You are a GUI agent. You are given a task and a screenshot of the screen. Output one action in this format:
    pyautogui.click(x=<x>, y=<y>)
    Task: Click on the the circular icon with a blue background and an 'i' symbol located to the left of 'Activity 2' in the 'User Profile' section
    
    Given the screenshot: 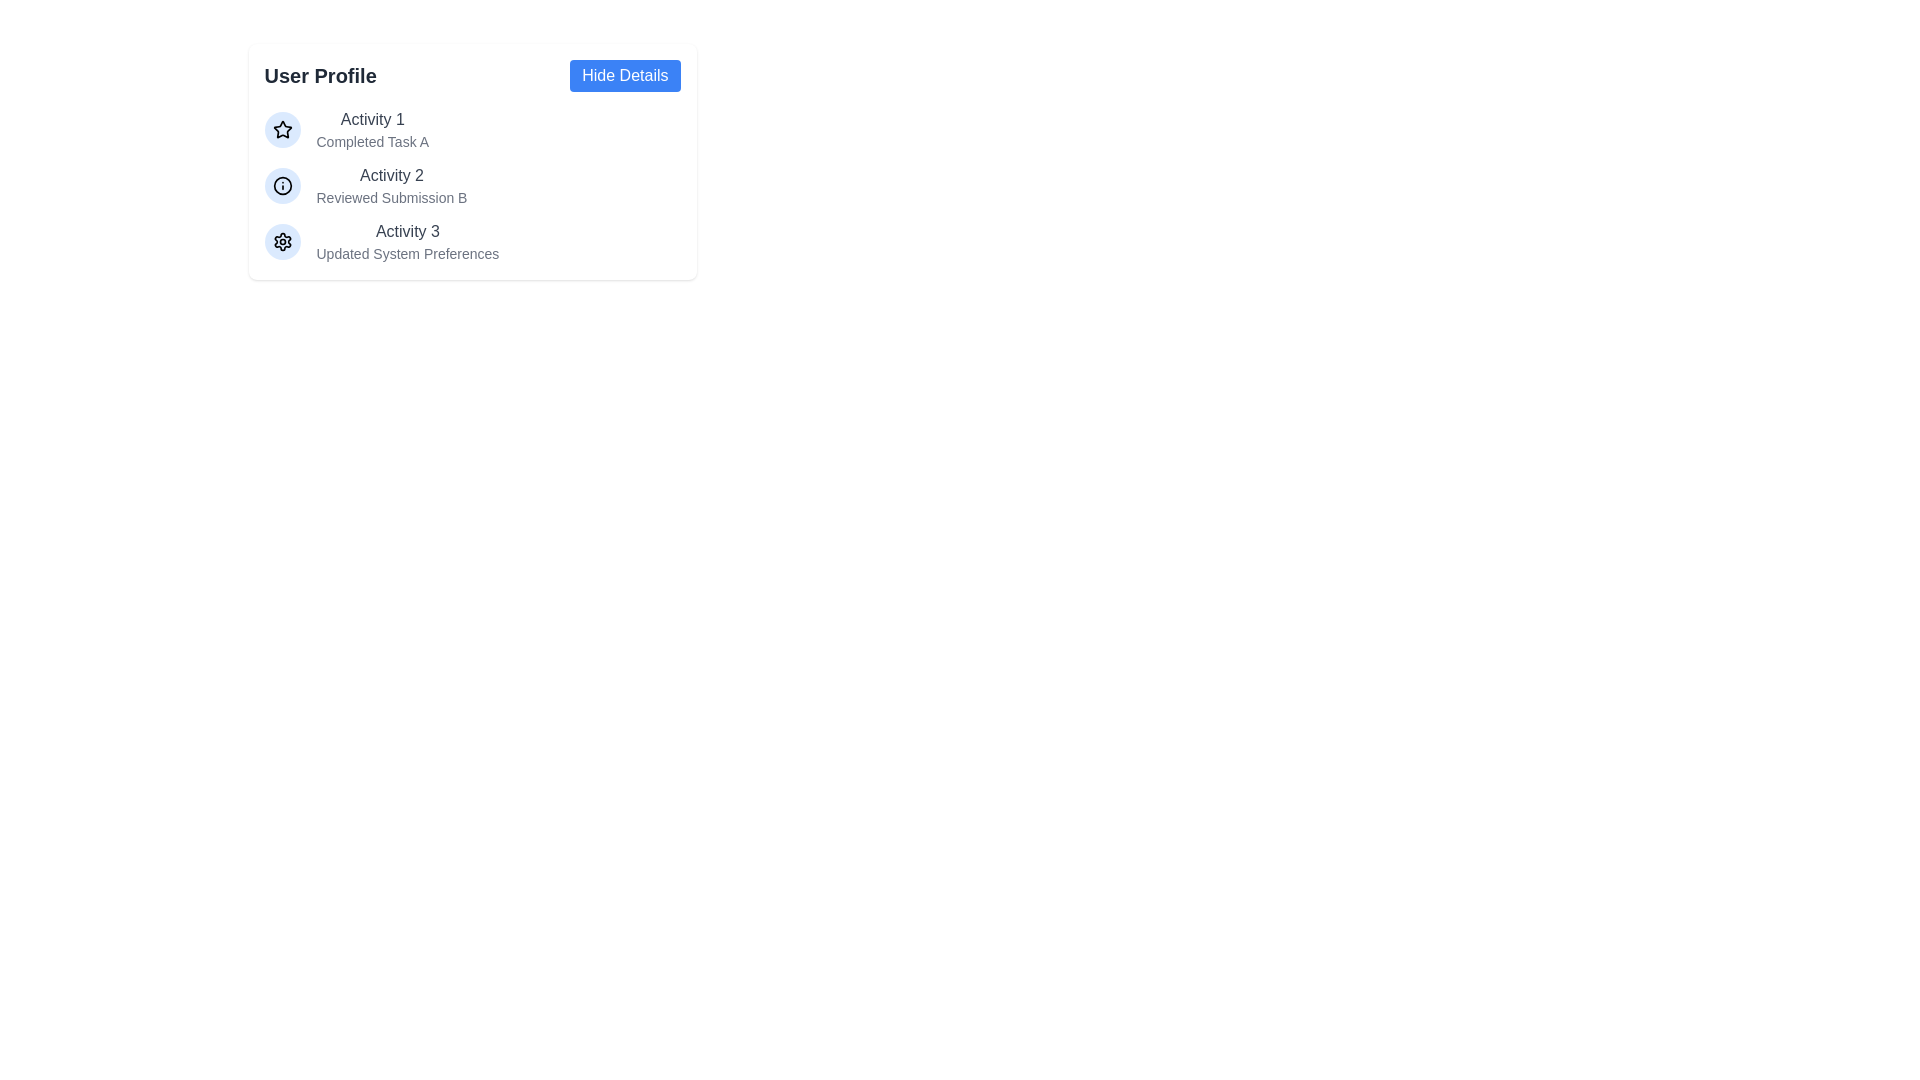 What is the action you would take?
    pyautogui.click(x=281, y=185)
    